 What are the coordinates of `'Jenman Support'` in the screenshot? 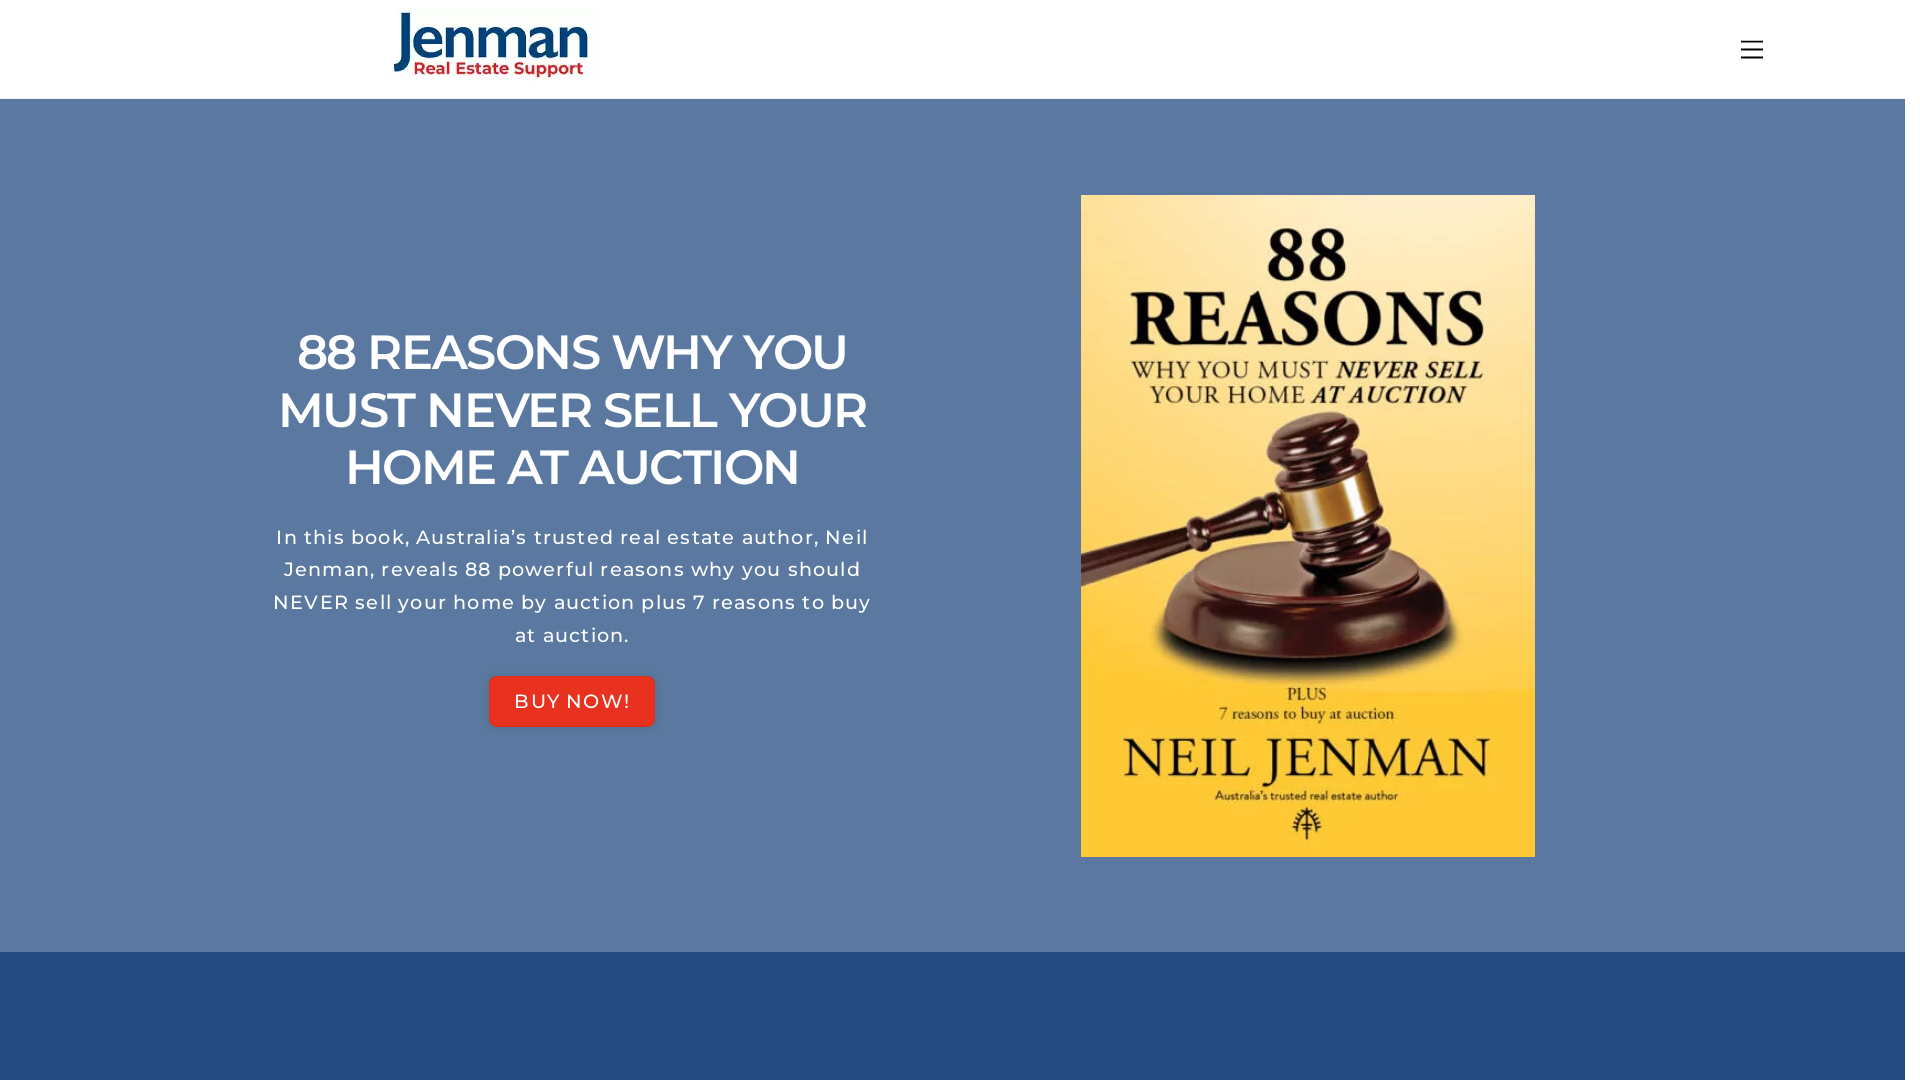 It's located at (489, 72).